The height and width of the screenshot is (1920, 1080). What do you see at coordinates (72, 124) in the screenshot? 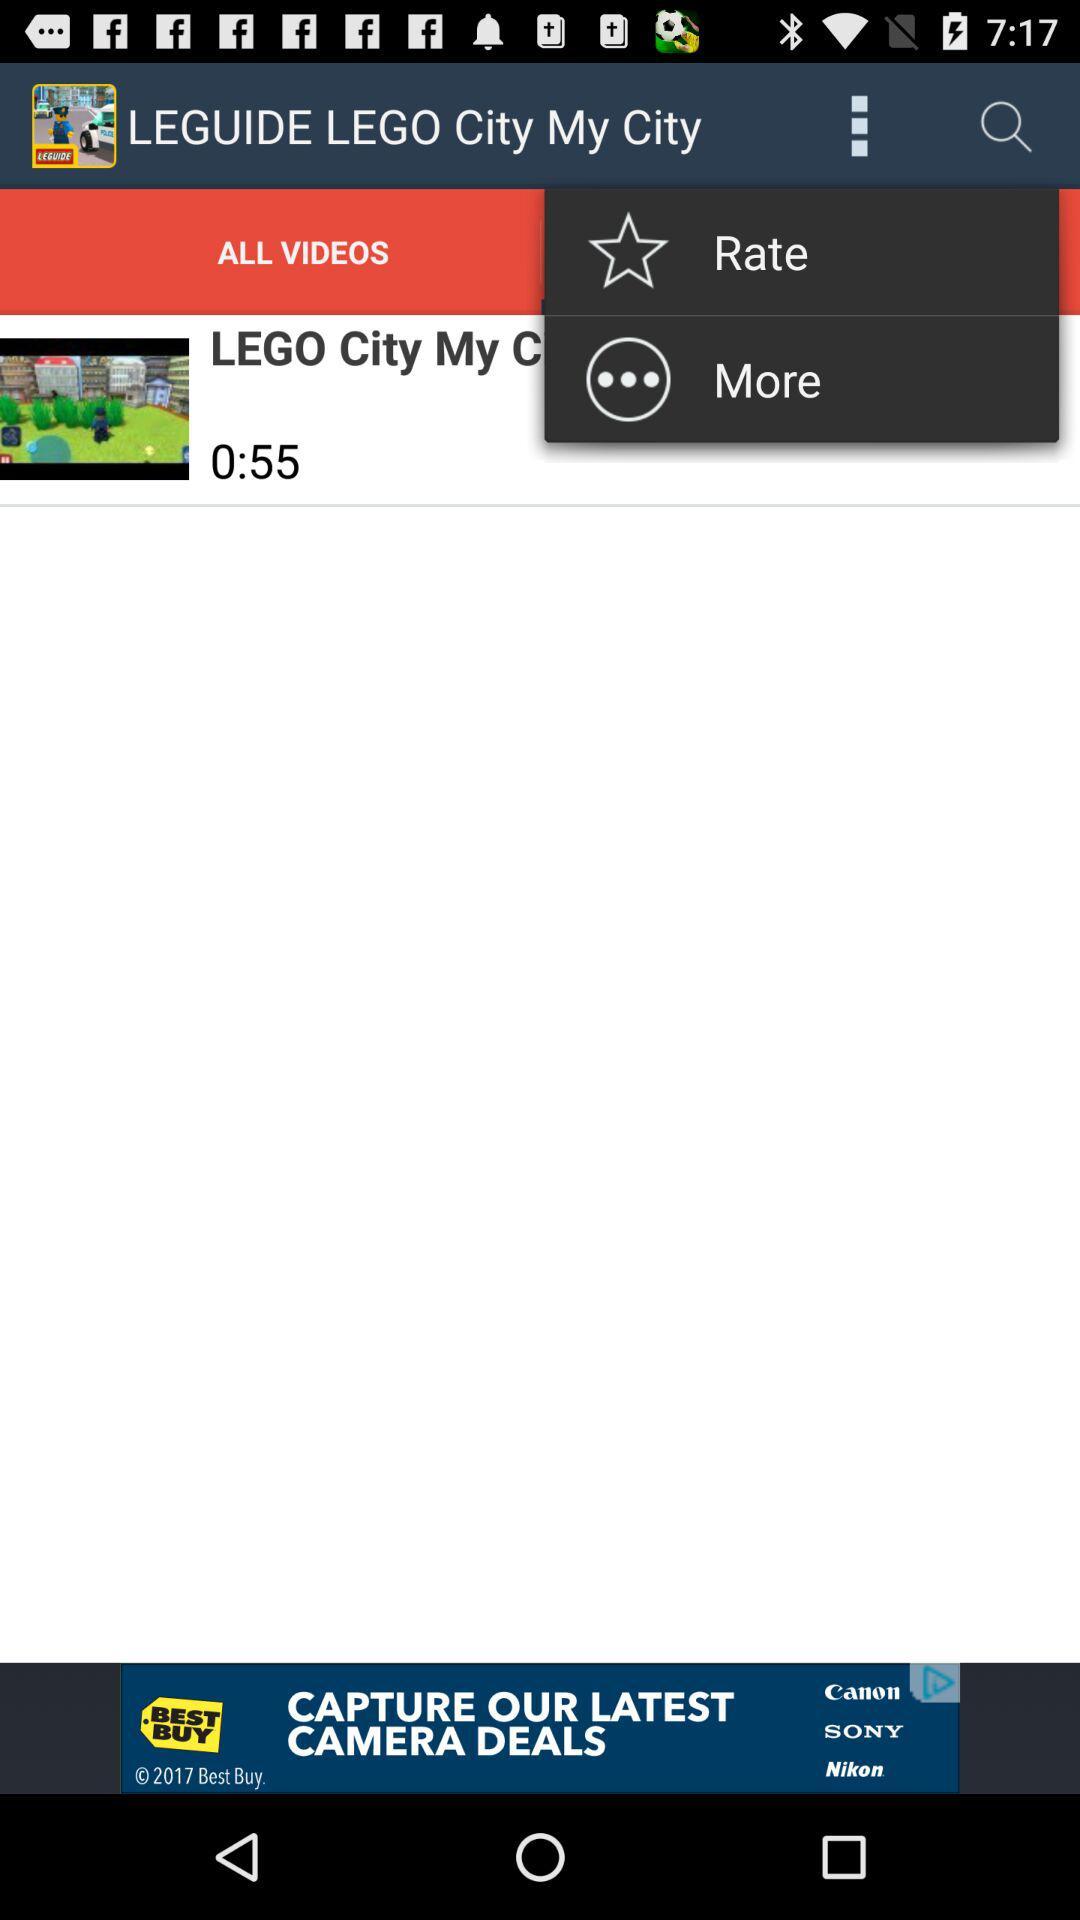
I see `top left` at bounding box center [72, 124].